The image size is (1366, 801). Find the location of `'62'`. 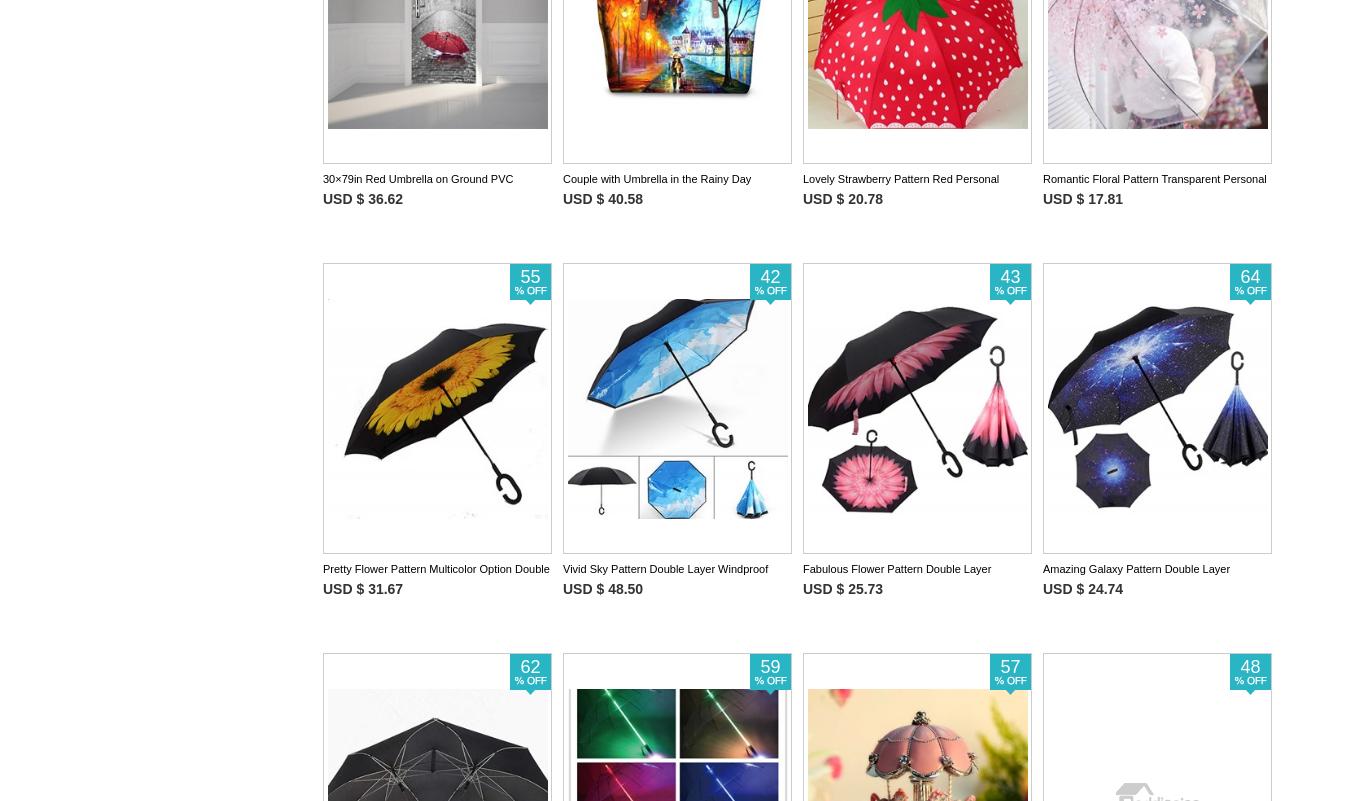

'62' is located at coordinates (530, 666).